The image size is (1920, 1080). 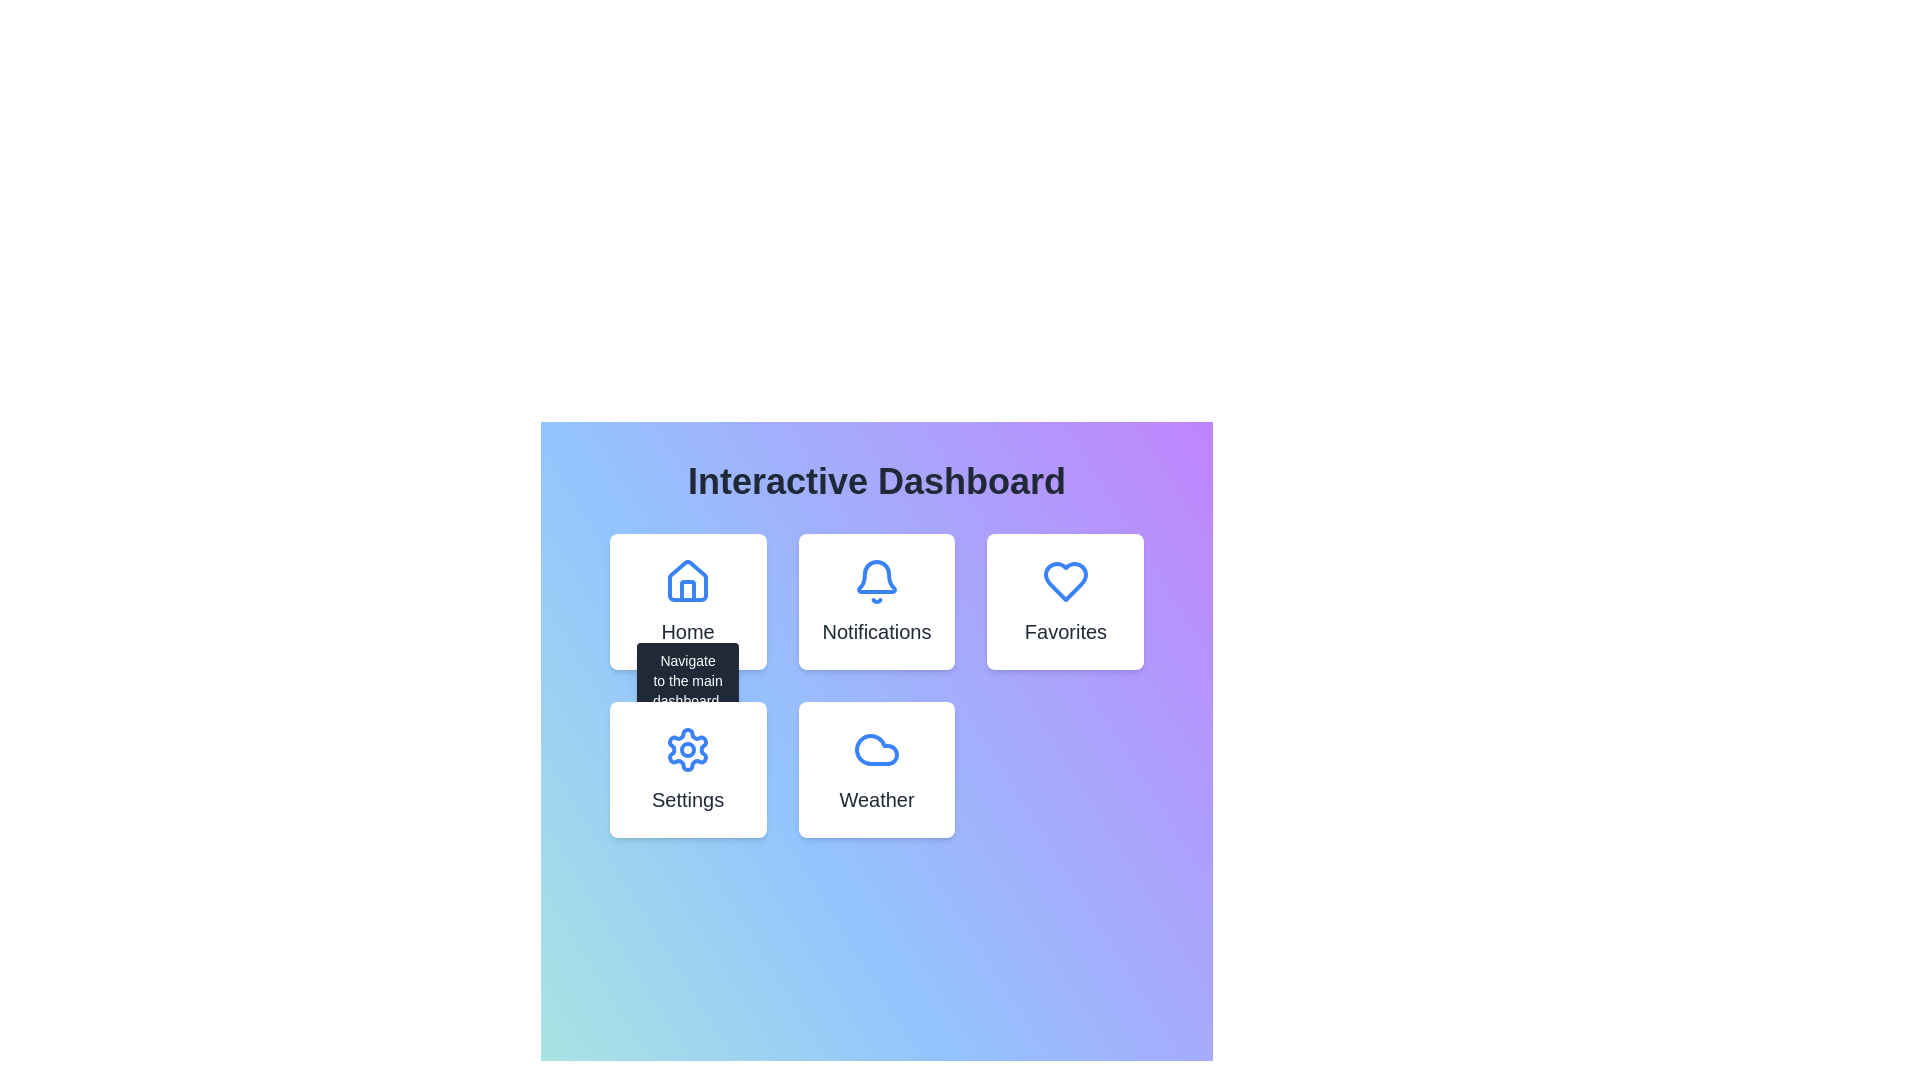 I want to click on tooltip with dark gray background and white text saying 'Navigate to the main dashboard.' positioned below the 'Home' label in the dashboard interface, so click(x=688, y=679).